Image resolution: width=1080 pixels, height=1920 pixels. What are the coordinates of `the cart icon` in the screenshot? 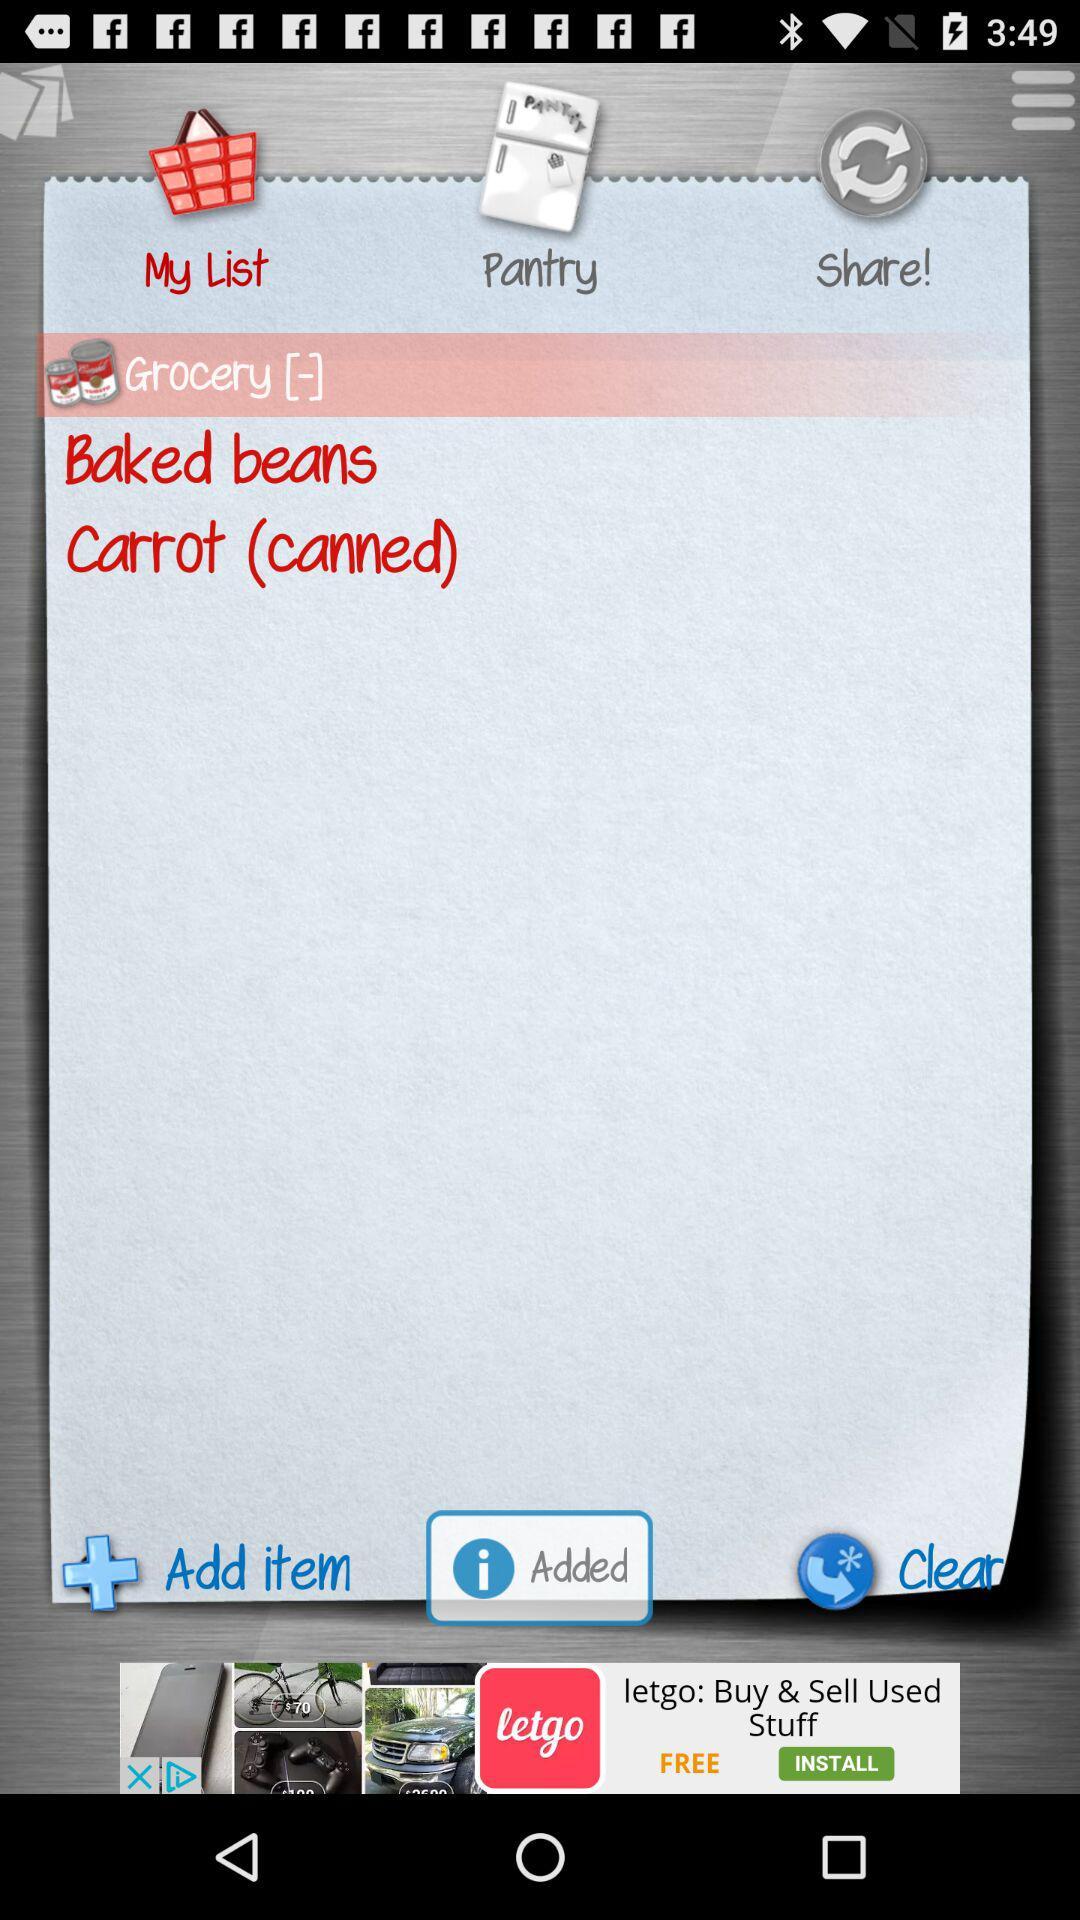 It's located at (206, 177).